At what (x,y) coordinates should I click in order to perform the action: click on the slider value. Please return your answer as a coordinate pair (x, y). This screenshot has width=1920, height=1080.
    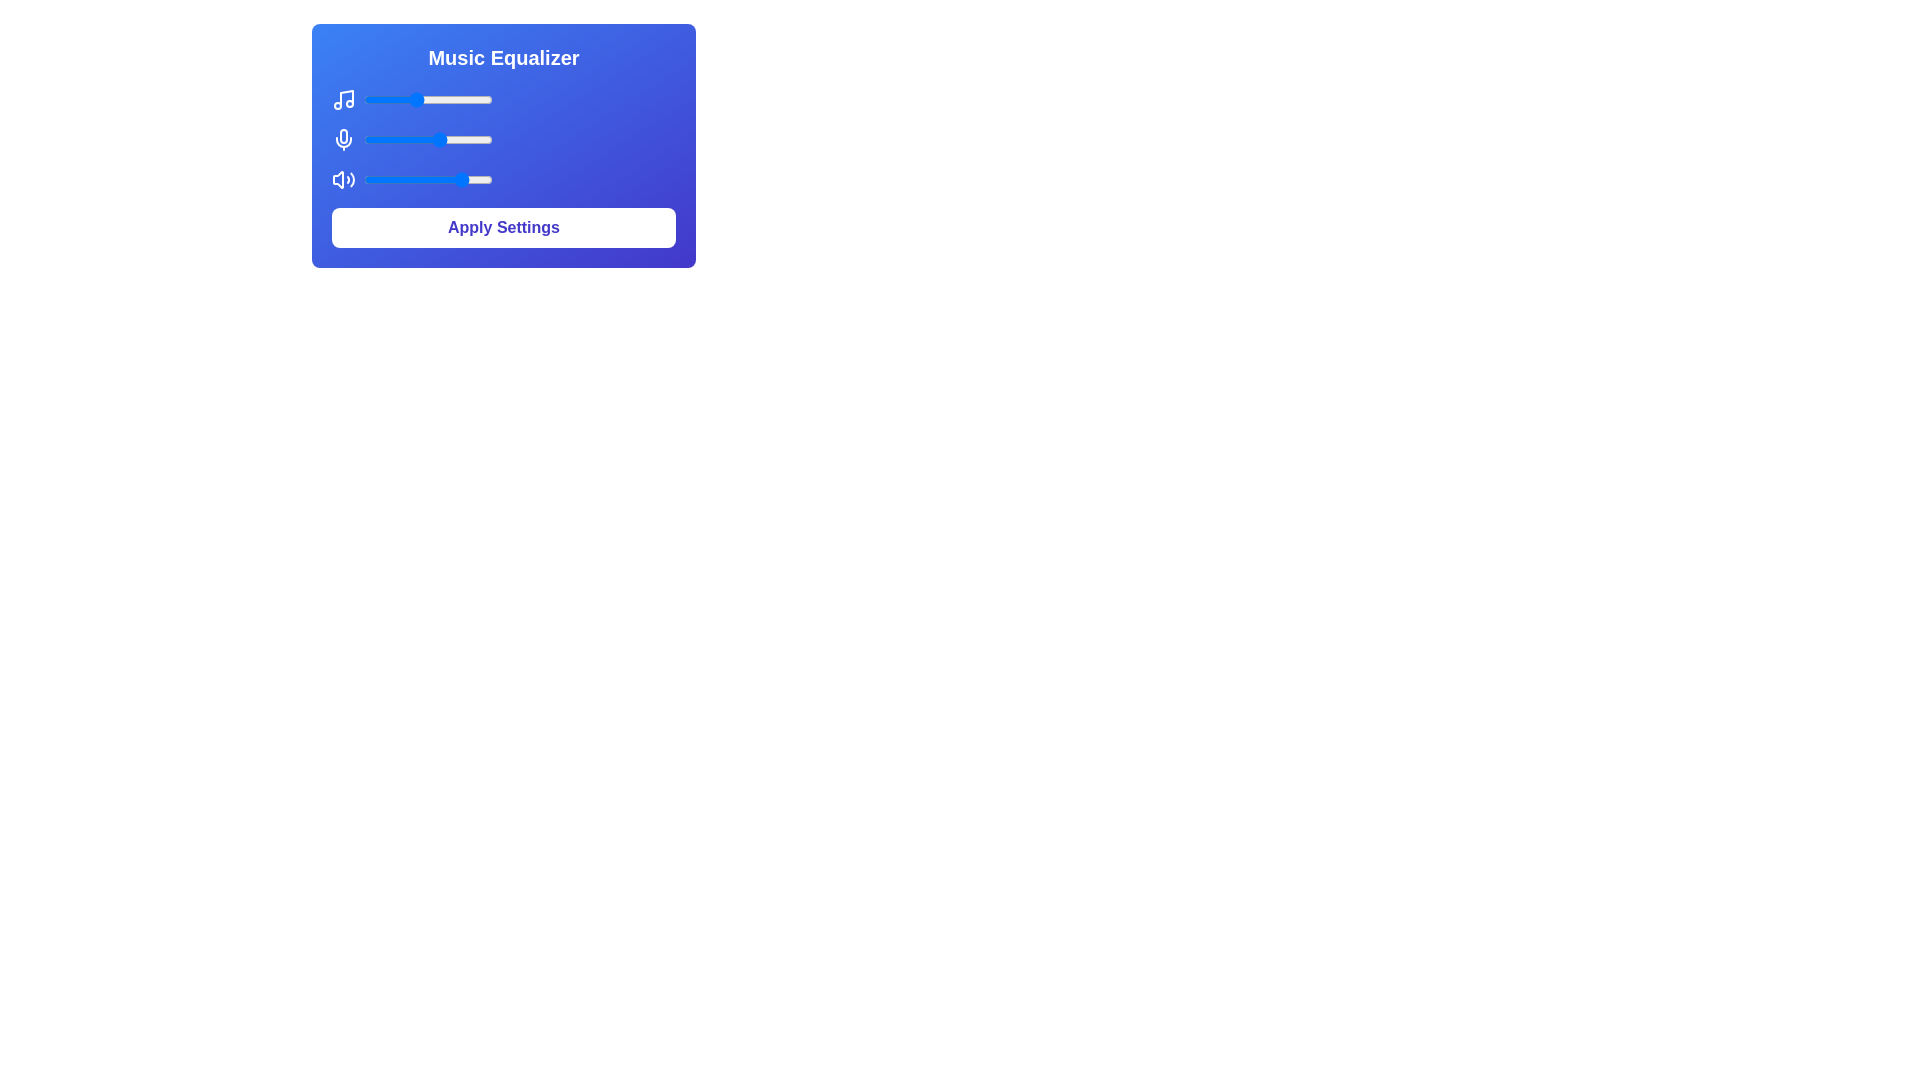
    Looking at the image, I should click on (475, 138).